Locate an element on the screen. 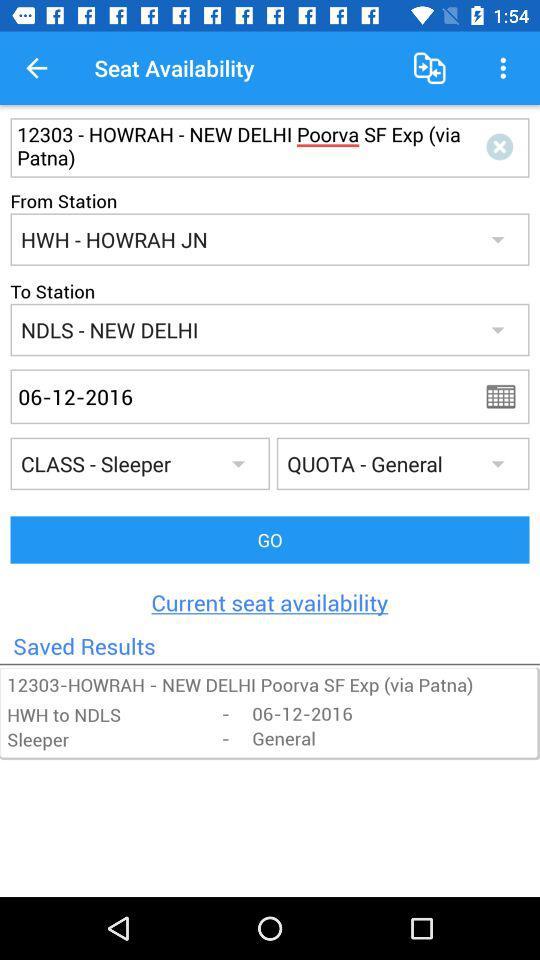 This screenshot has width=540, height=960. apply date is located at coordinates (507, 395).